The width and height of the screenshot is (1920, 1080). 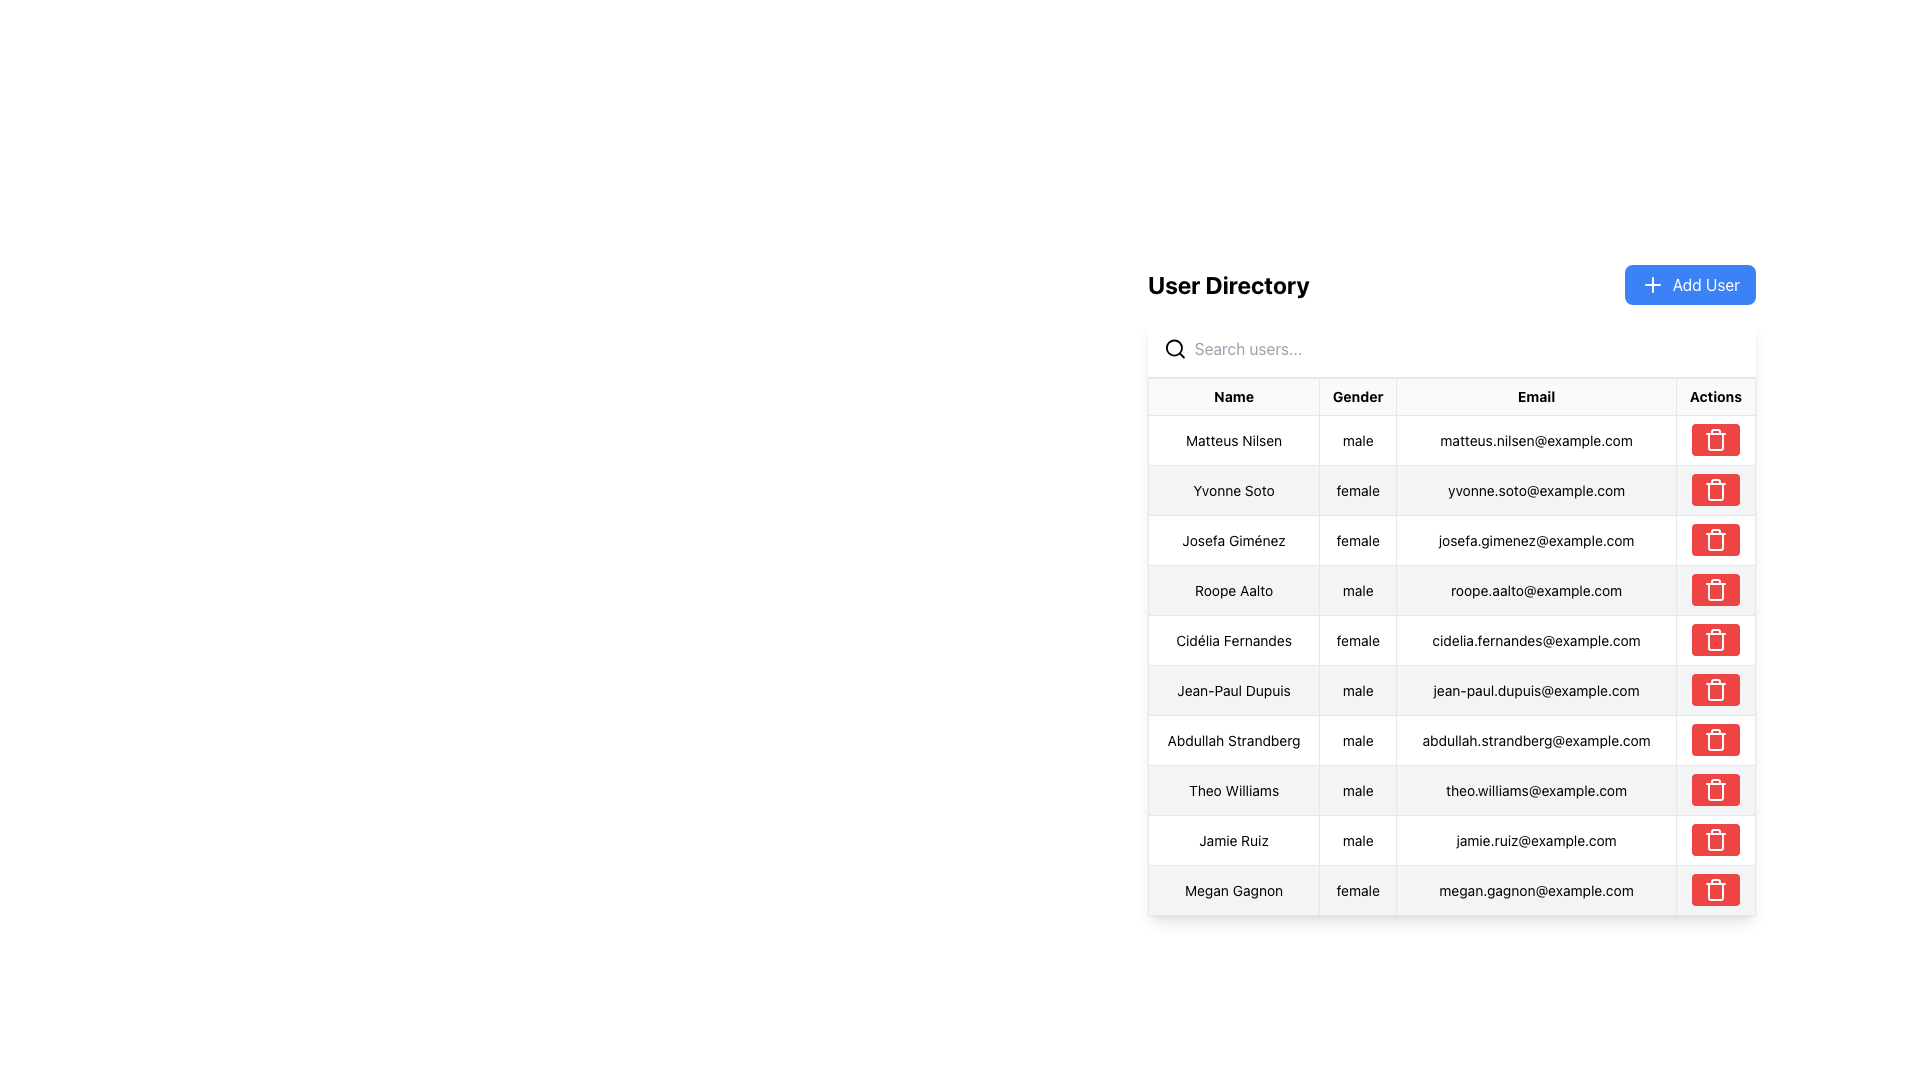 I want to click on the red rectangular delete button with a white trash can icon in the 'Actions' column of the second row for user 'Yvonne Soto', so click(x=1714, y=489).